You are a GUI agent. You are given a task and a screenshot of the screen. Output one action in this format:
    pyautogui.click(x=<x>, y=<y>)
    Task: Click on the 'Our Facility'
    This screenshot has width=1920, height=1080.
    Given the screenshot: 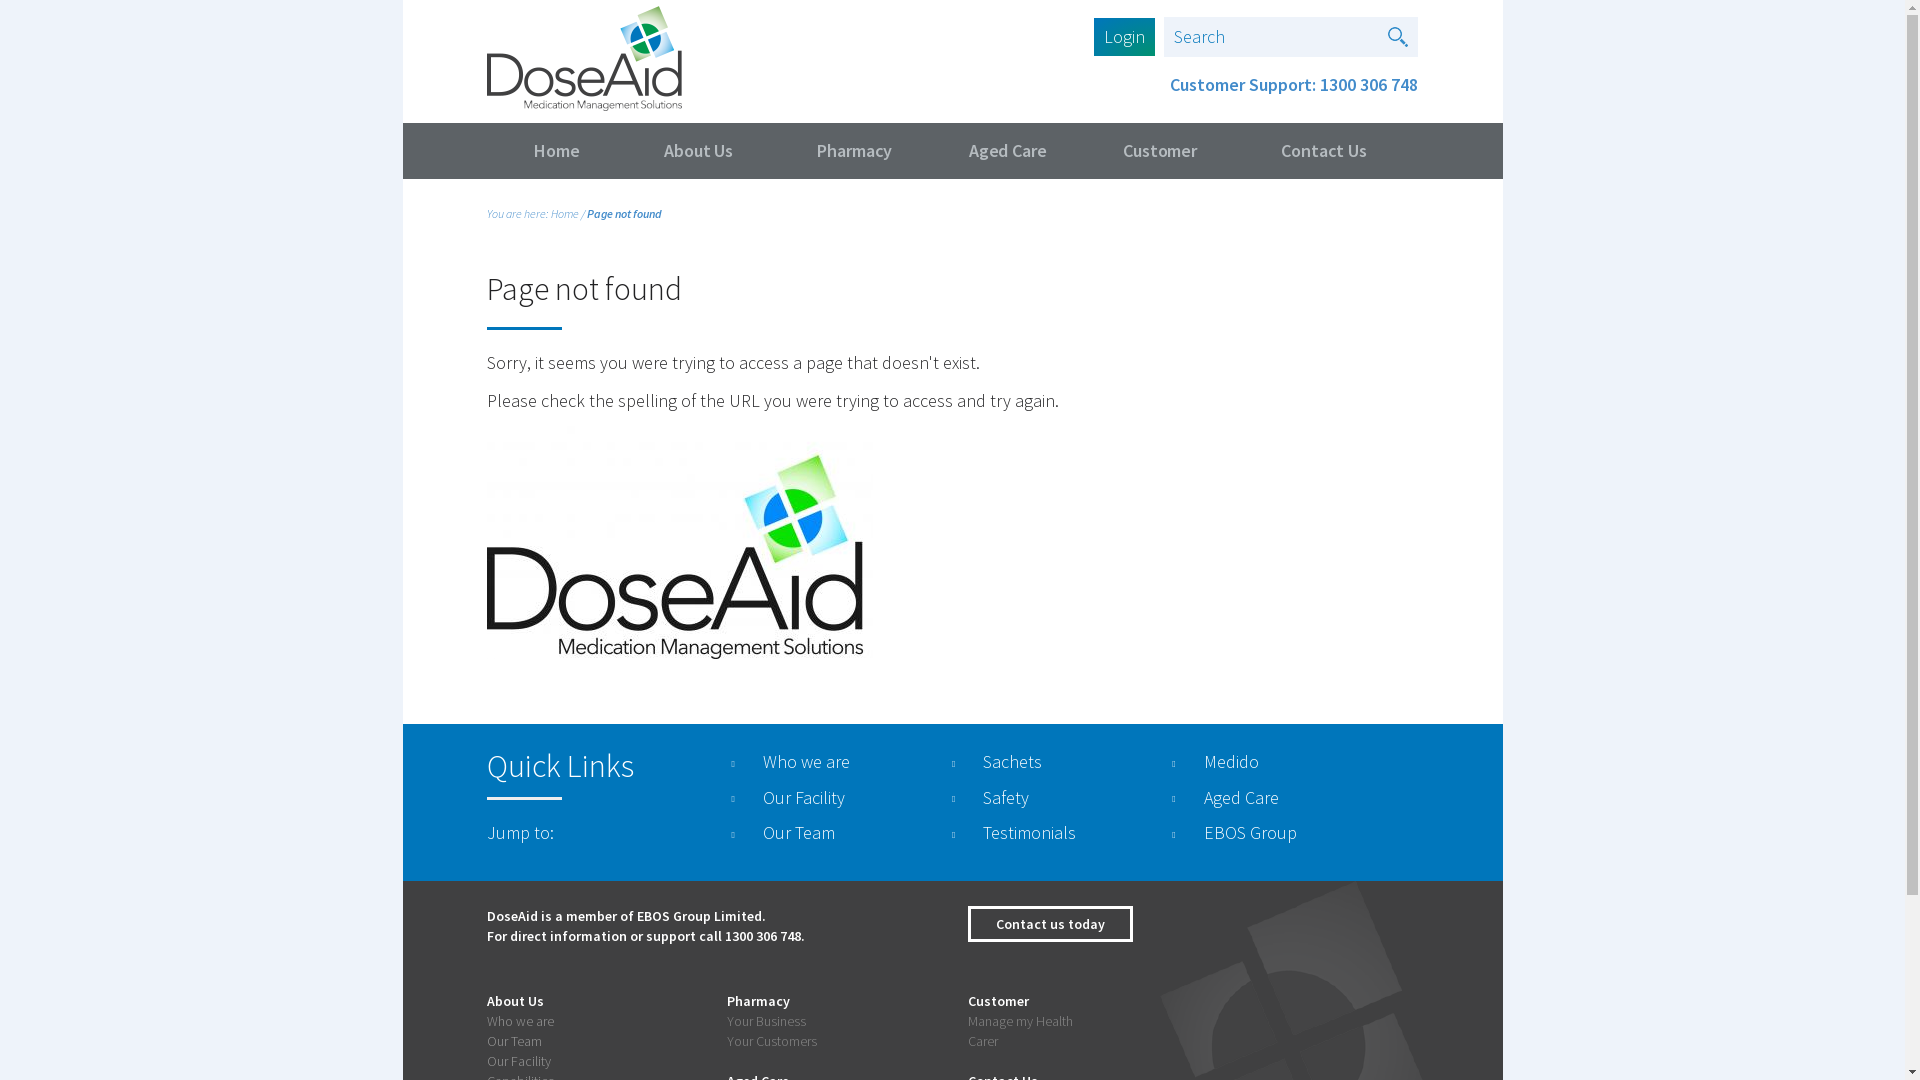 What is the action you would take?
    pyautogui.click(x=485, y=1059)
    